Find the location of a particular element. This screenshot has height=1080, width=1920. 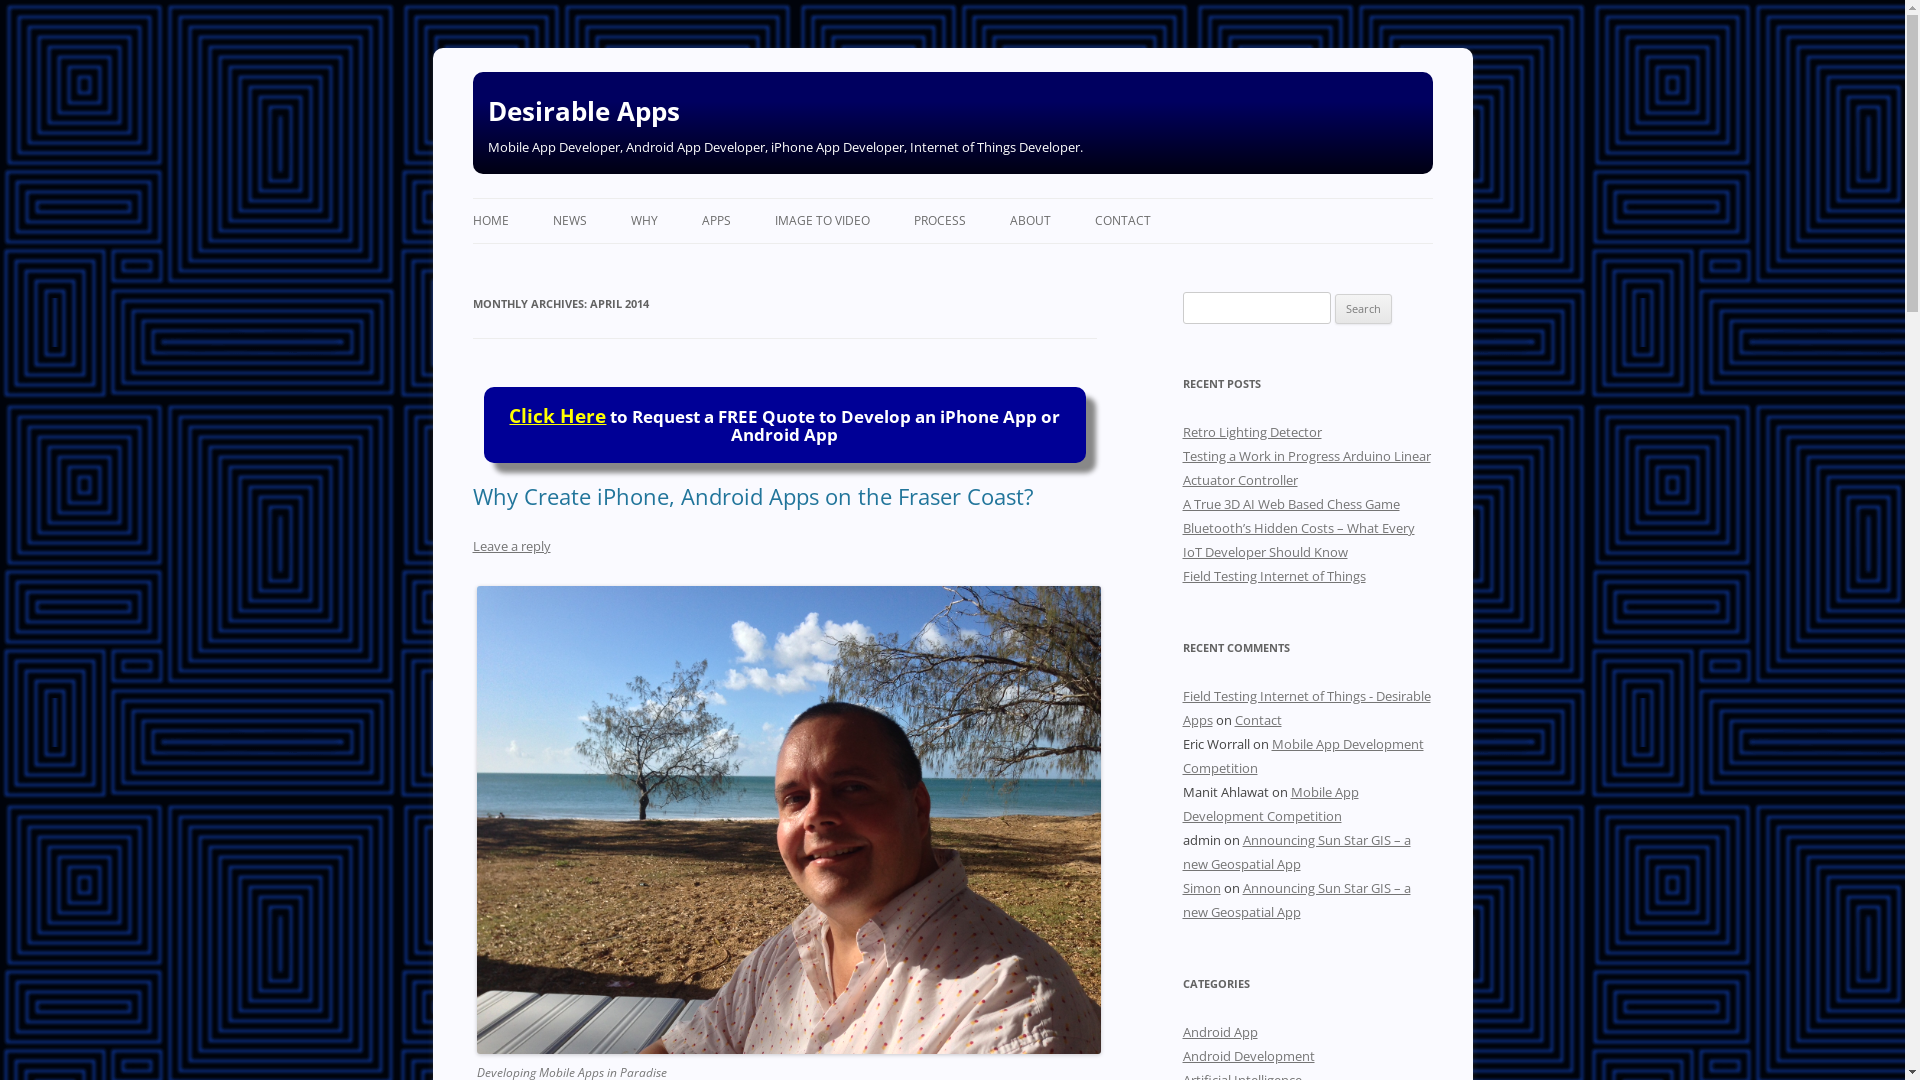

'HOME' is located at coordinates (489, 220).